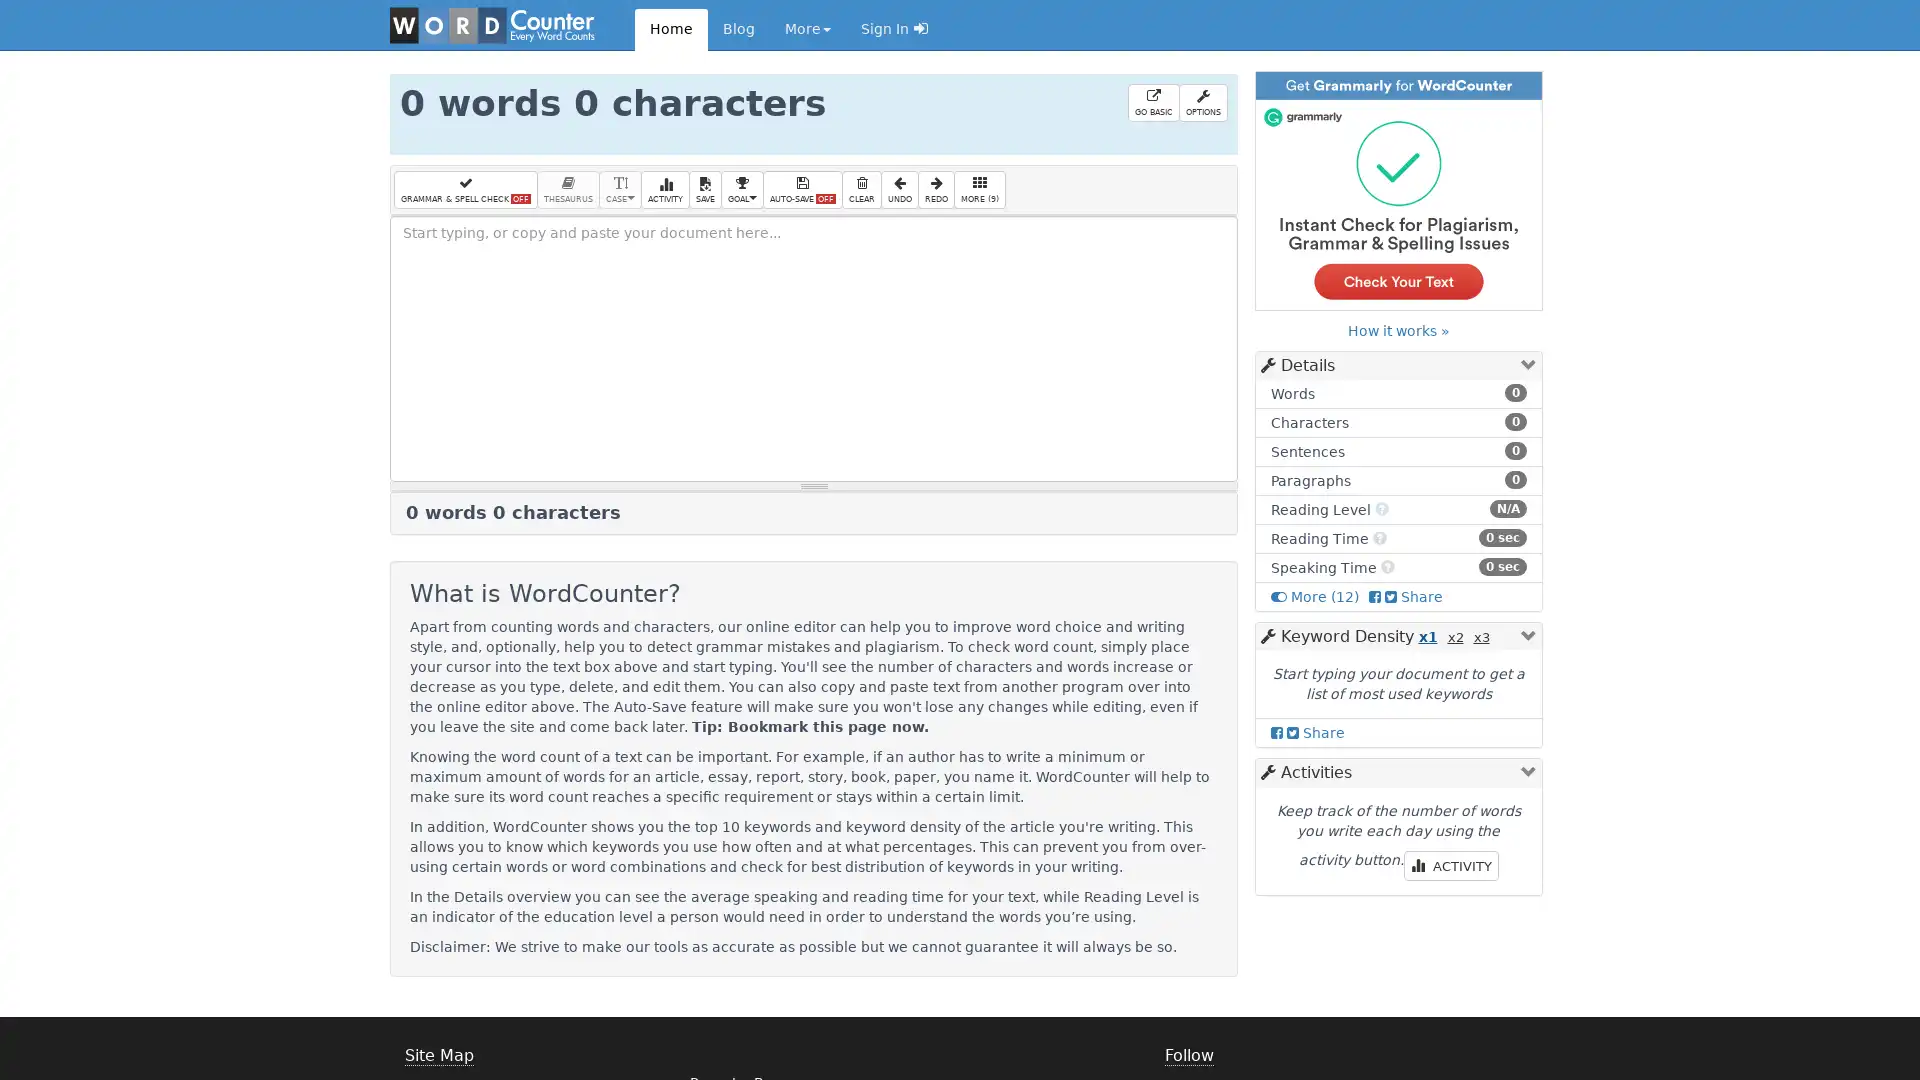 The image size is (1920, 1080). What do you see at coordinates (1152, 102) in the screenshot?
I see `GO BASIC` at bounding box center [1152, 102].